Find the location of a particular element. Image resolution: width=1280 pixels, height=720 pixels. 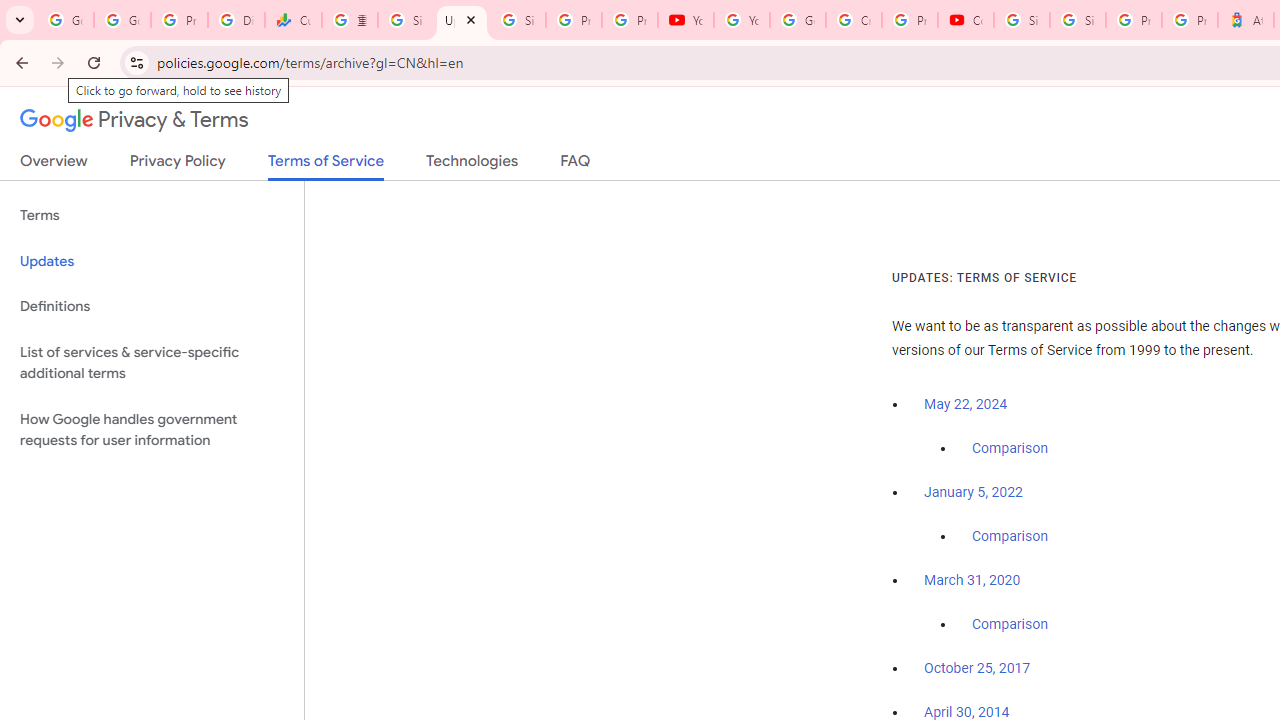

'Definitions' is located at coordinates (151, 306).